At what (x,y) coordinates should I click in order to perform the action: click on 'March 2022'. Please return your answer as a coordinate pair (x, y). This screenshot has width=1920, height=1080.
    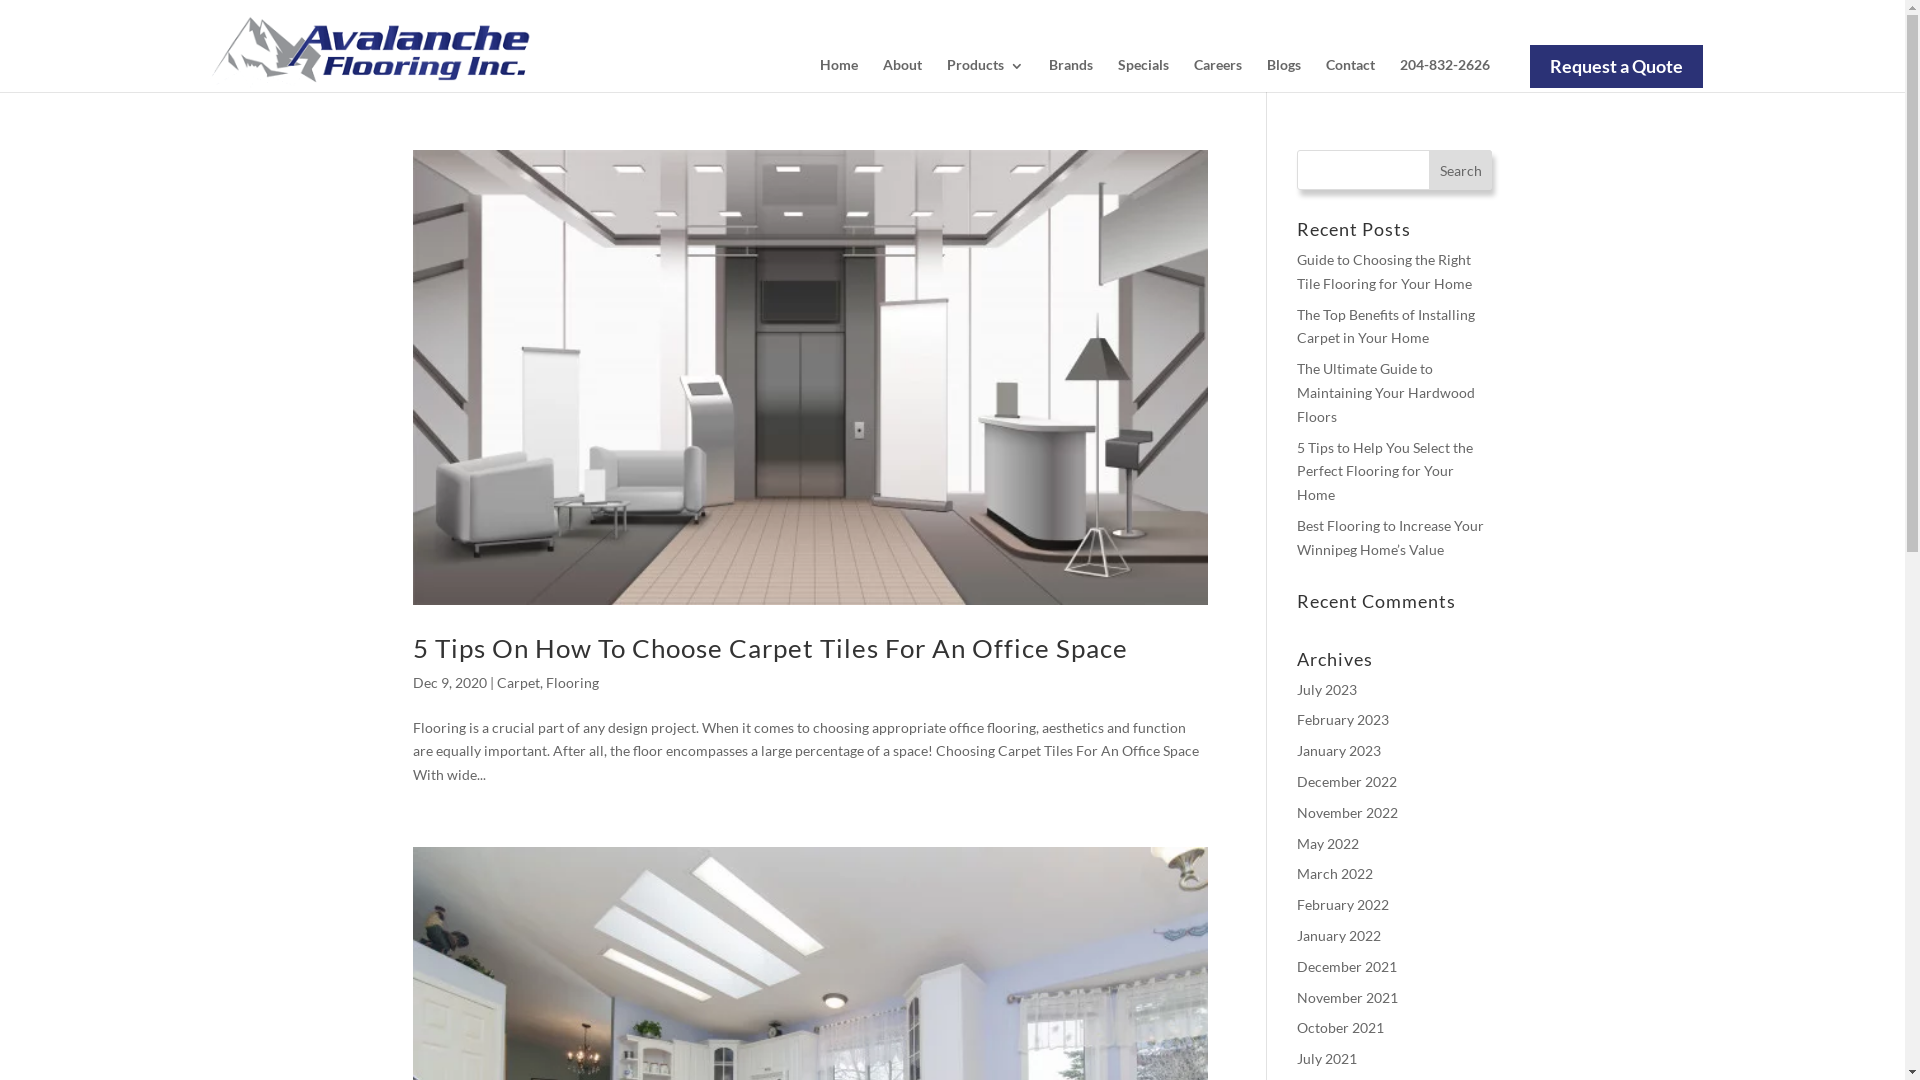
    Looking at the image, I should click on (1334, 872).